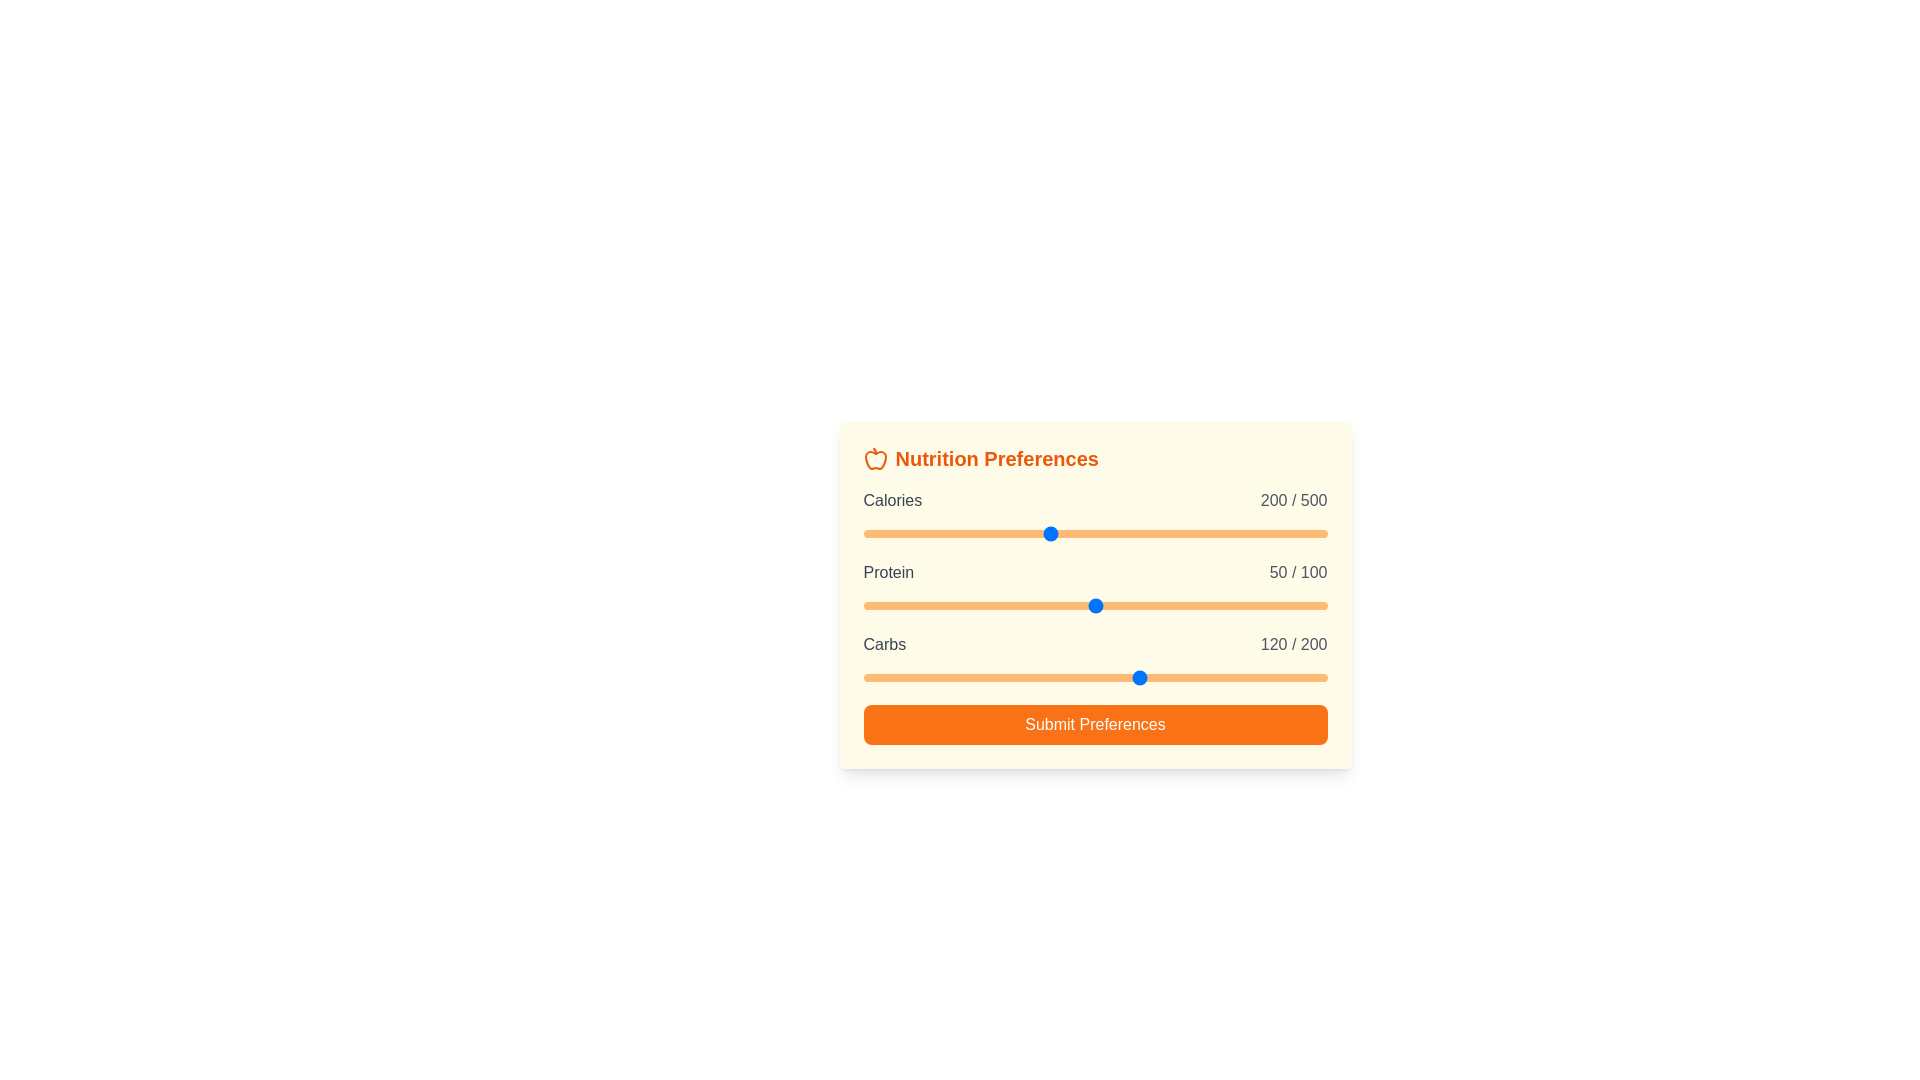 This screenshot has width=1920, height=1080. I want to click on the caloric value, so click(1062, 532).